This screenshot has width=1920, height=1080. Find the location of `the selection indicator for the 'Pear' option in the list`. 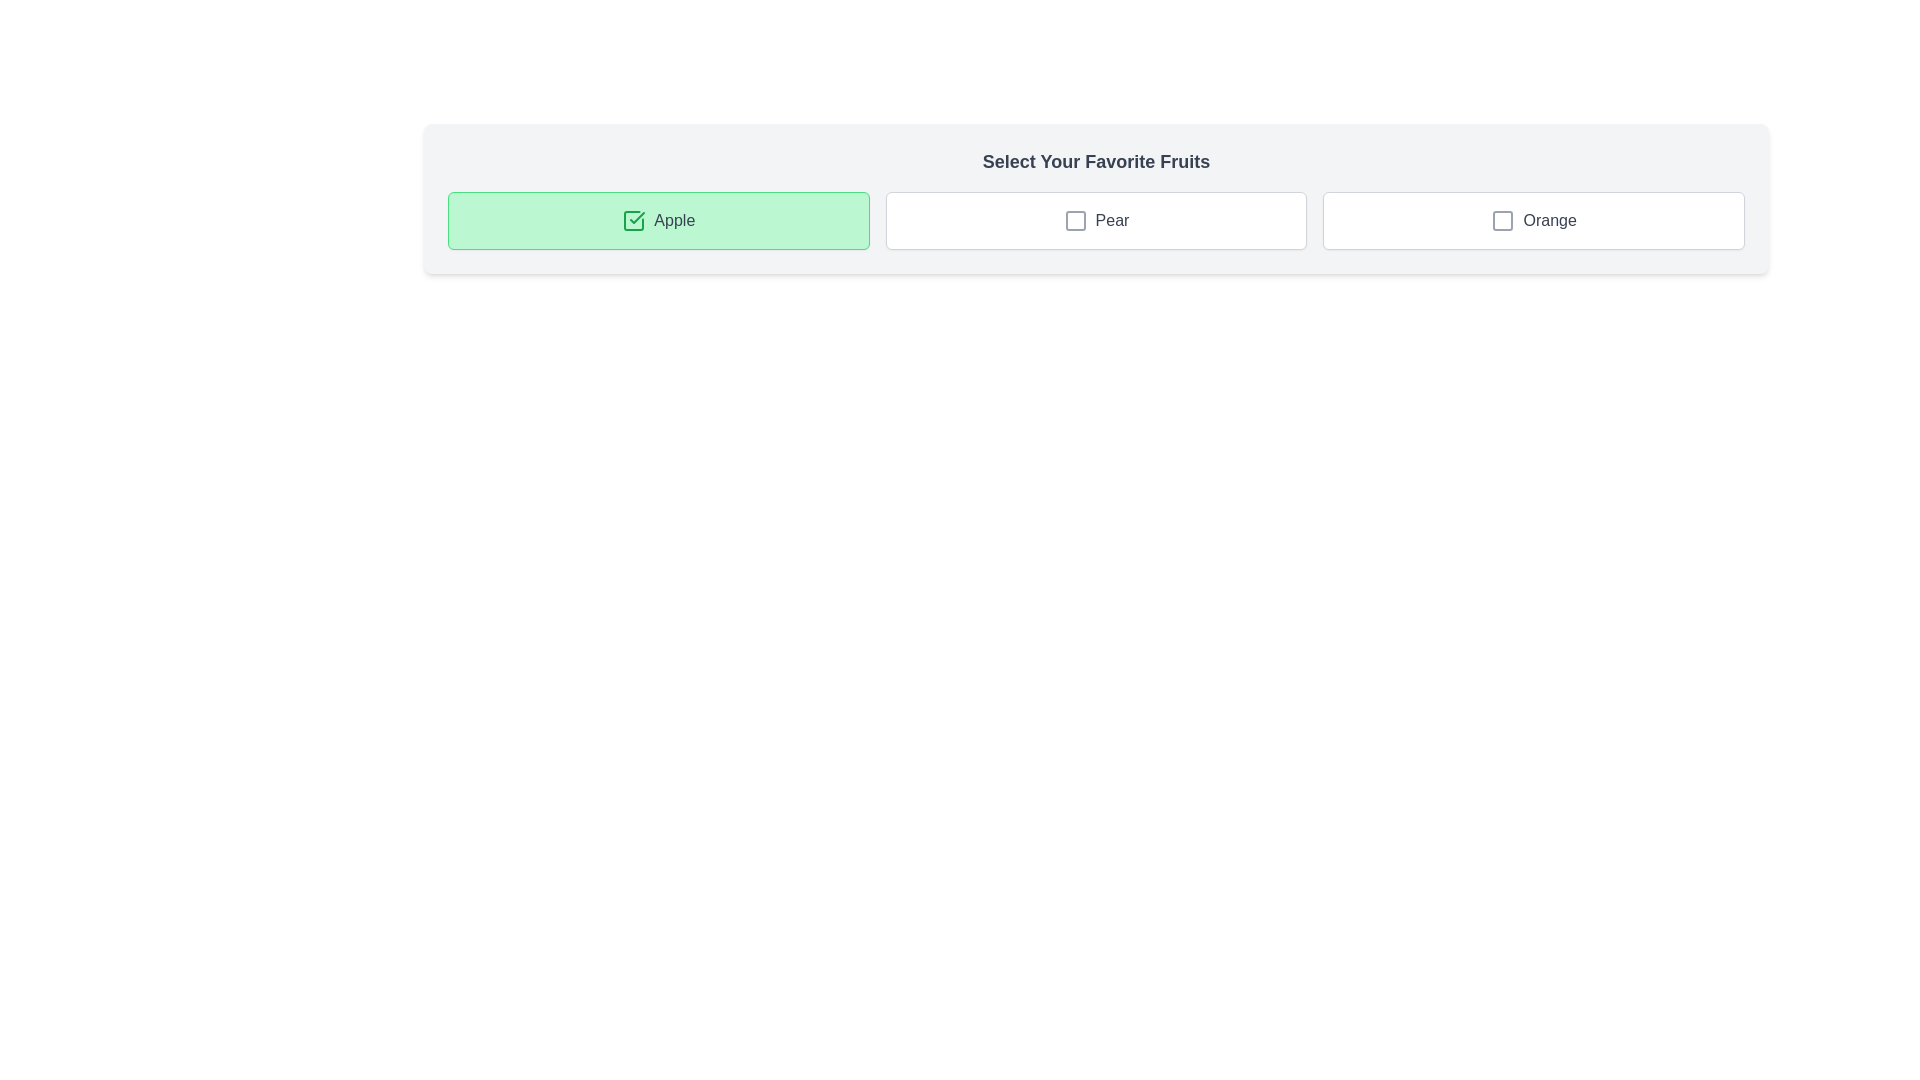

the selection indicator for the 'Pear' option in the list is located at coordinates (1074, 220).